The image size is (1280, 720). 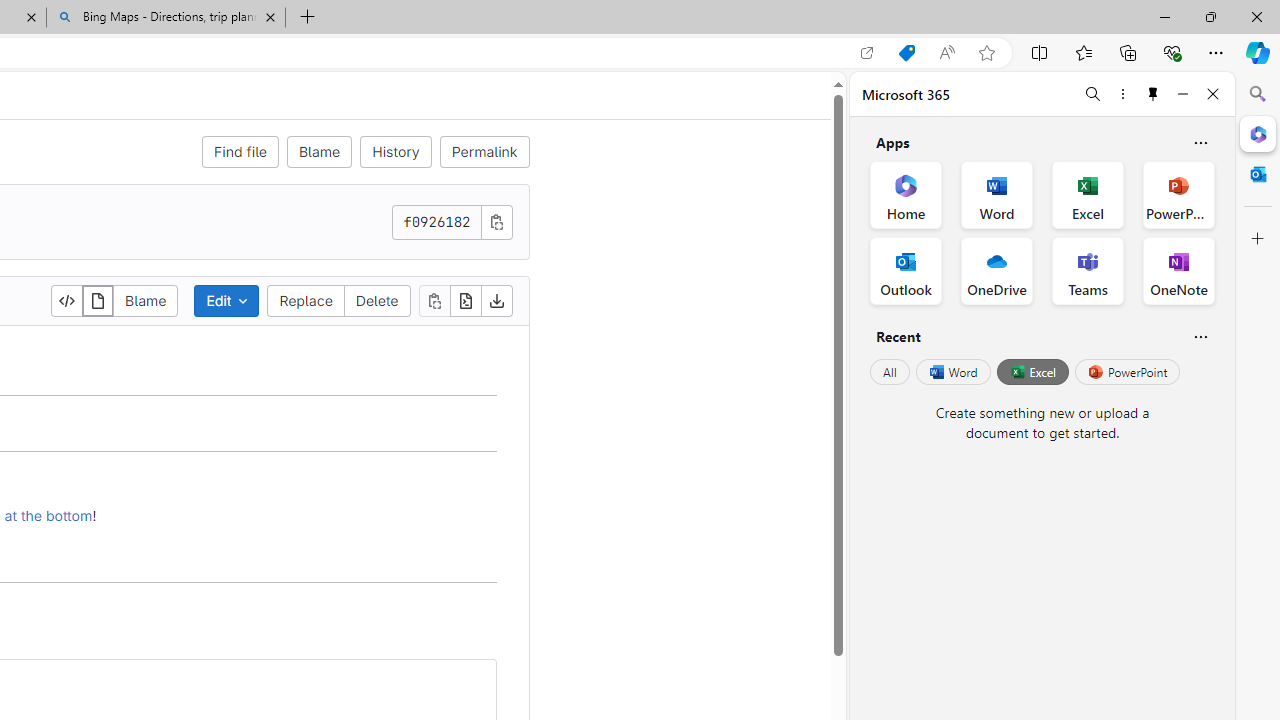 What do you see at coordinates (240, 150) in the screenshot?
I see `'Find file'` at bounding box center [240, 150].